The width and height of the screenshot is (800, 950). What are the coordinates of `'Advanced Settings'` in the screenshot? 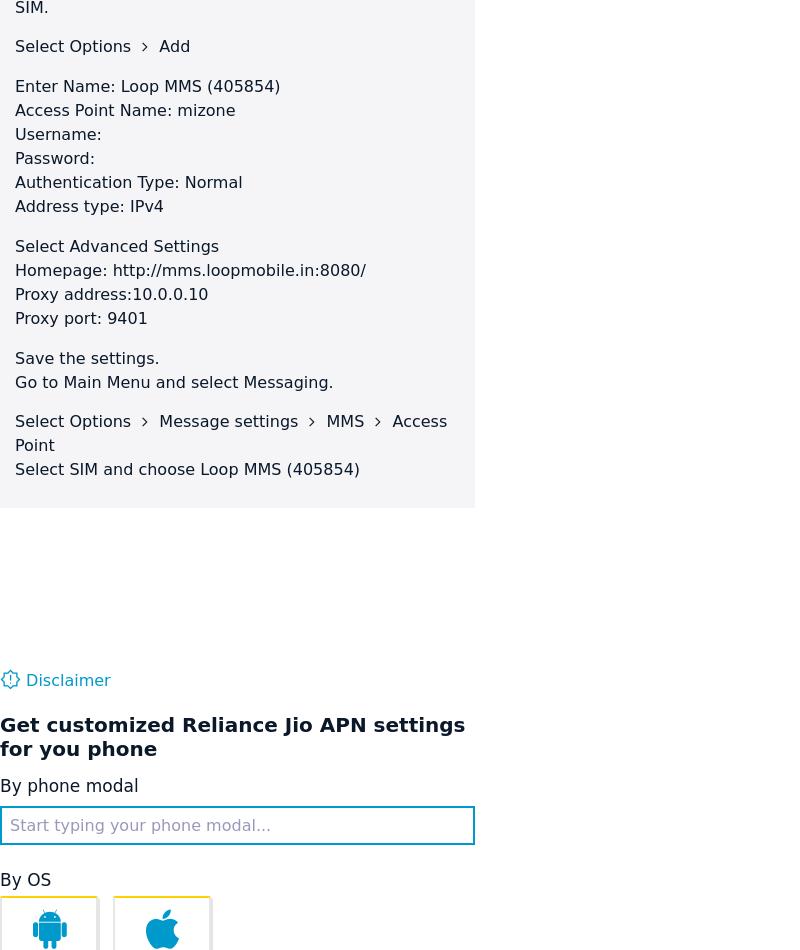 It's located at (144, 245).